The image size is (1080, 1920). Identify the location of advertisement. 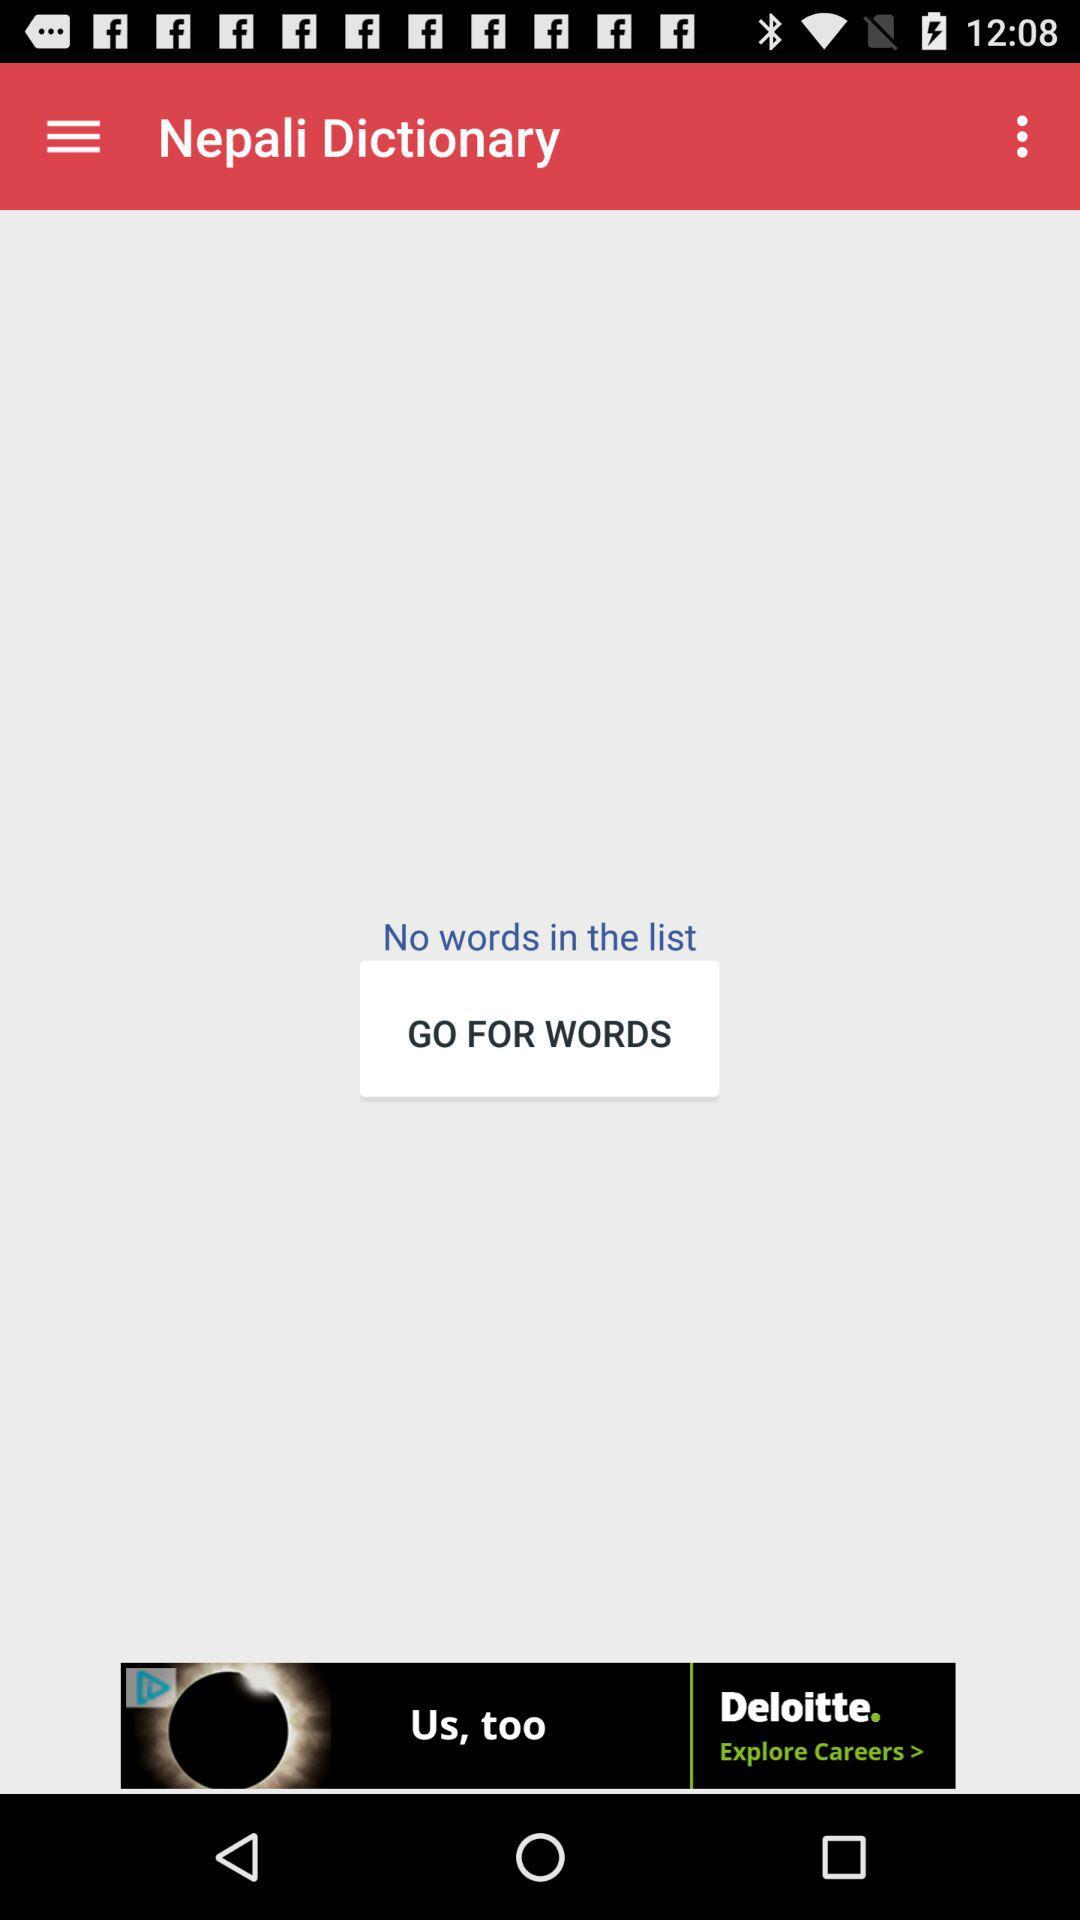
(540, 1727).